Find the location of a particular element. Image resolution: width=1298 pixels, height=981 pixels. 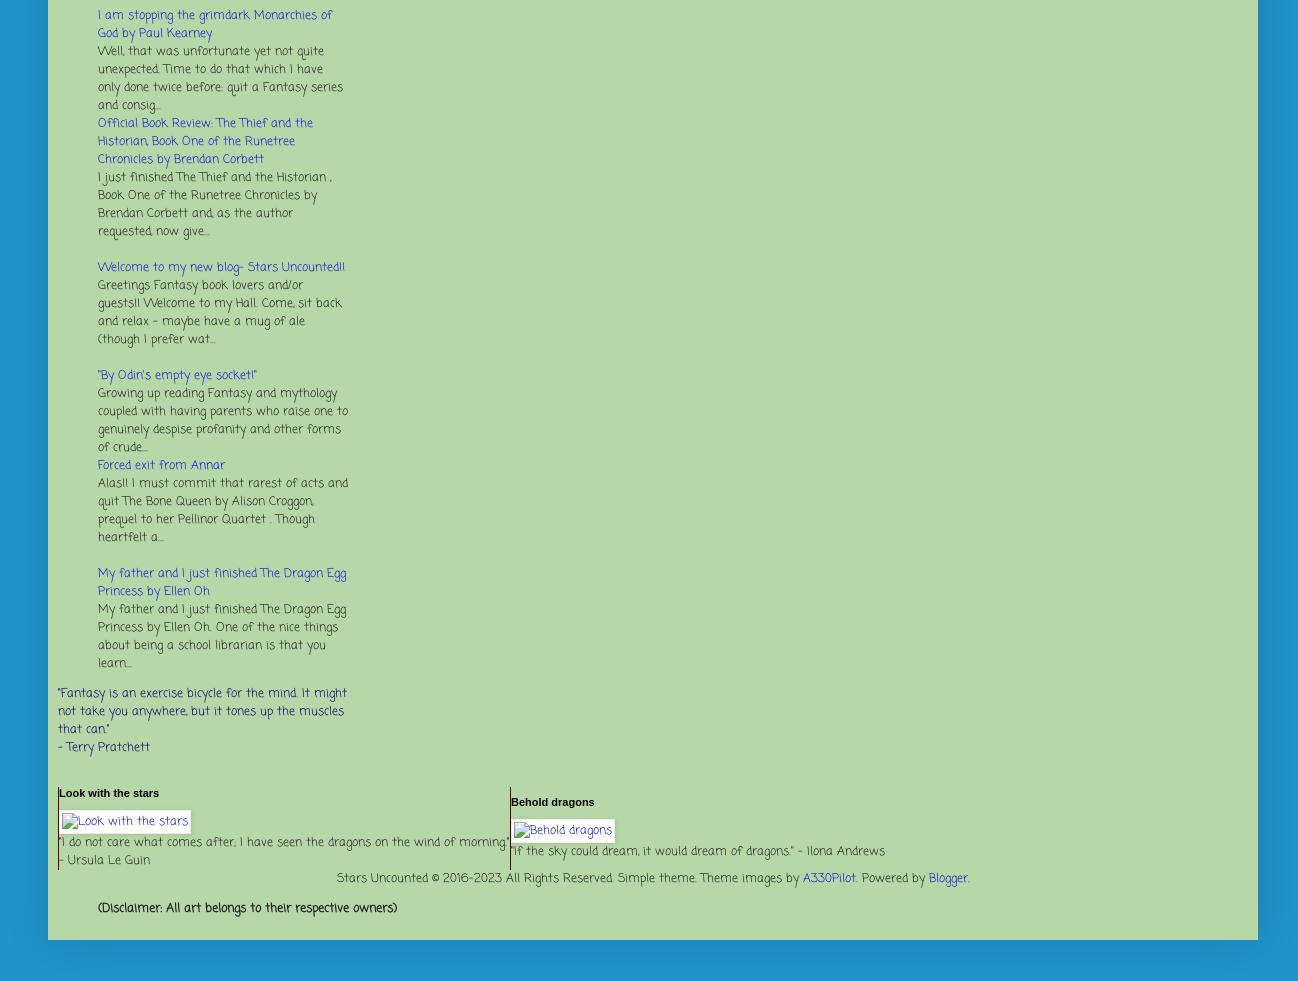

'"By Odin's empty eye socket!"' is located at coordinates (176, 375).